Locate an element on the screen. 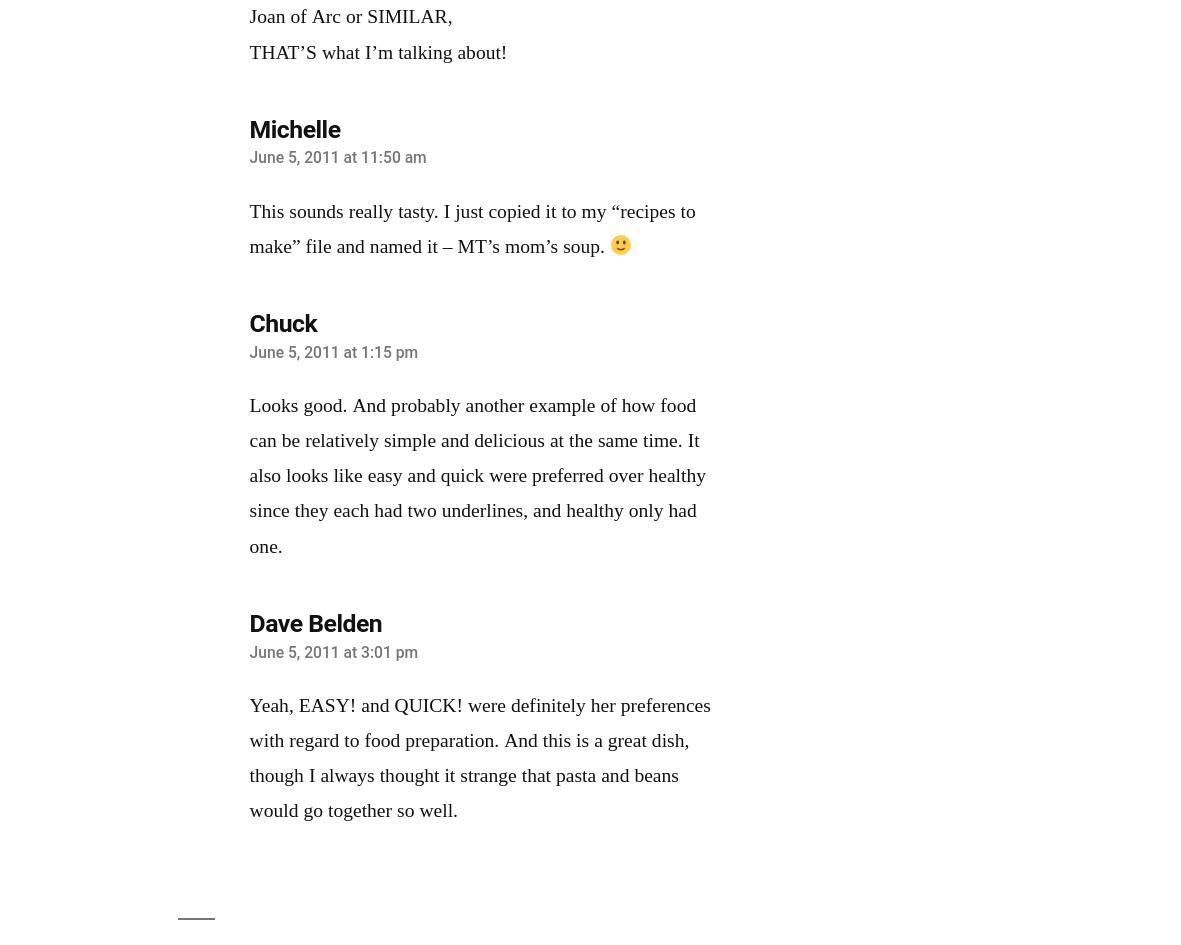 The height and width of the screenshot is (945, 1181). 'Dave Belden' is located at coordinates (314, 621).